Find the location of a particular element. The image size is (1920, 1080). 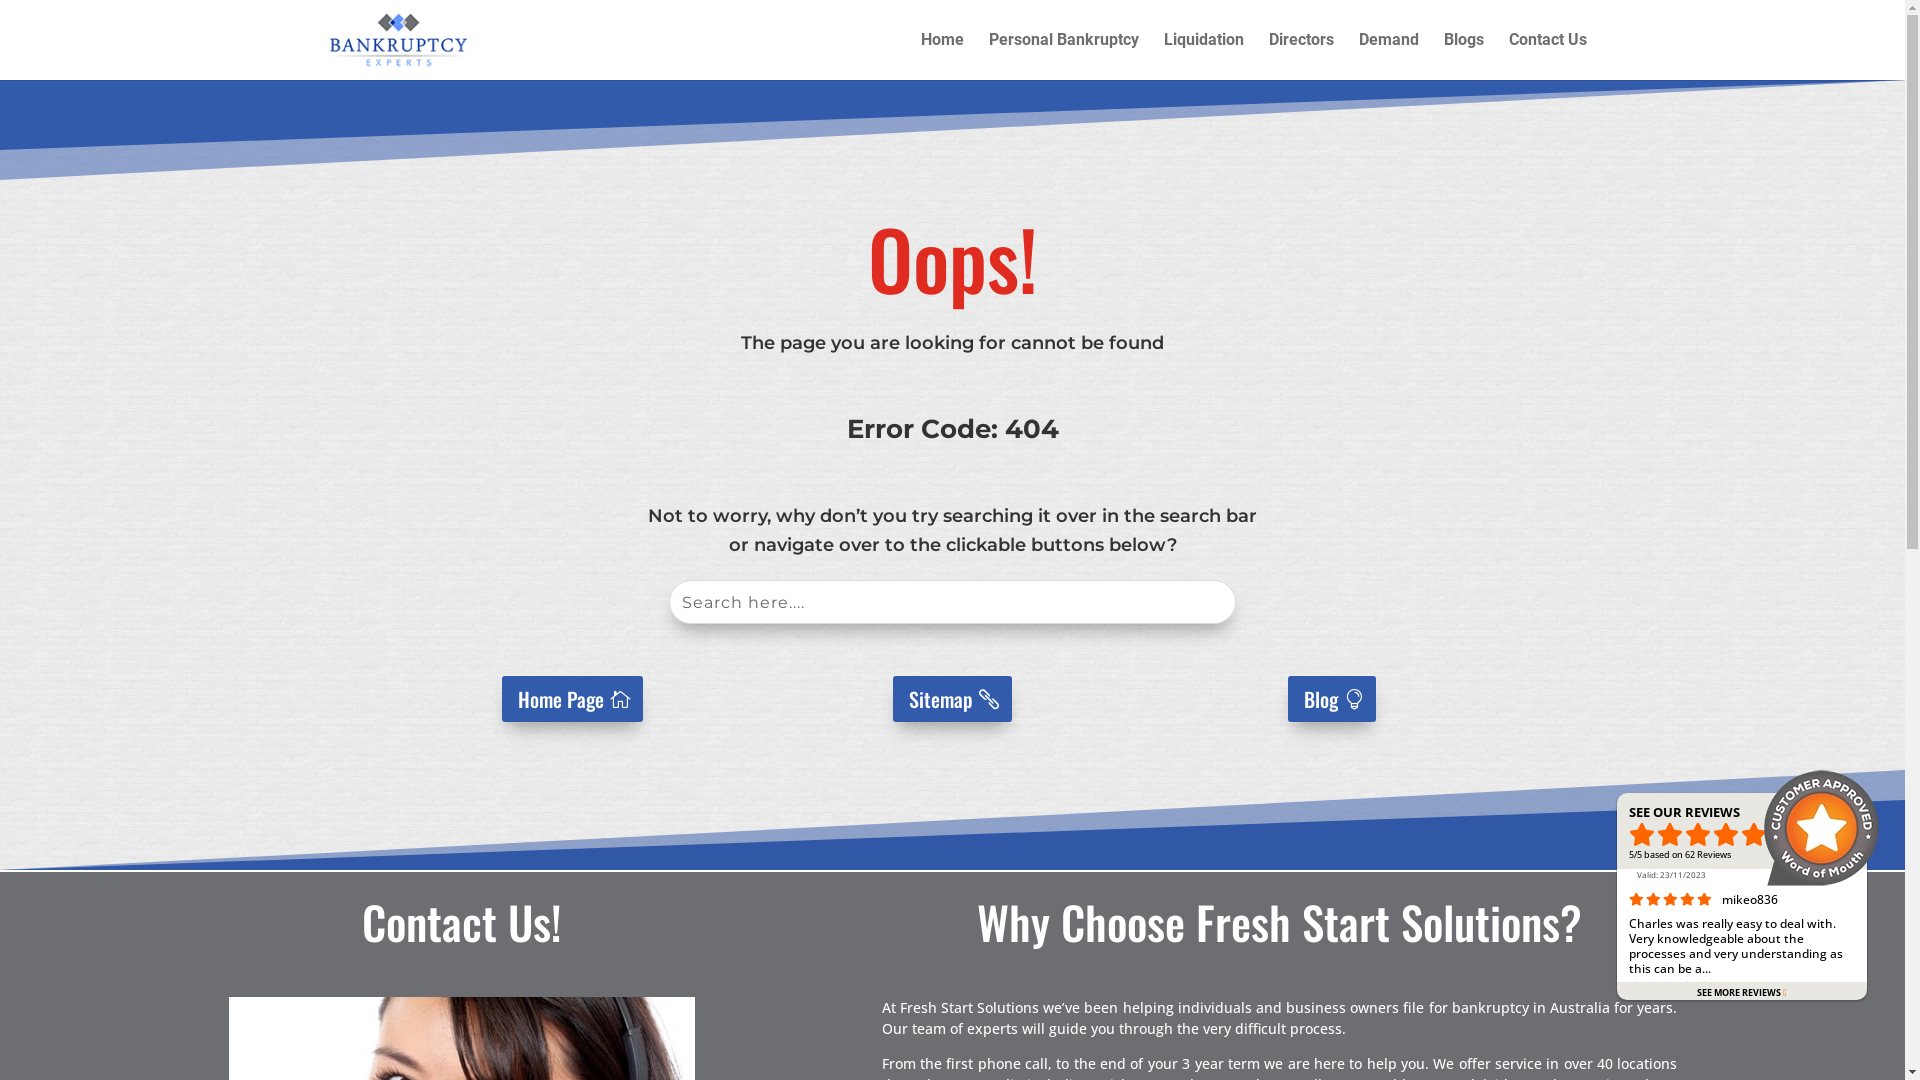

'Home' is located at coordinates (920, 55).